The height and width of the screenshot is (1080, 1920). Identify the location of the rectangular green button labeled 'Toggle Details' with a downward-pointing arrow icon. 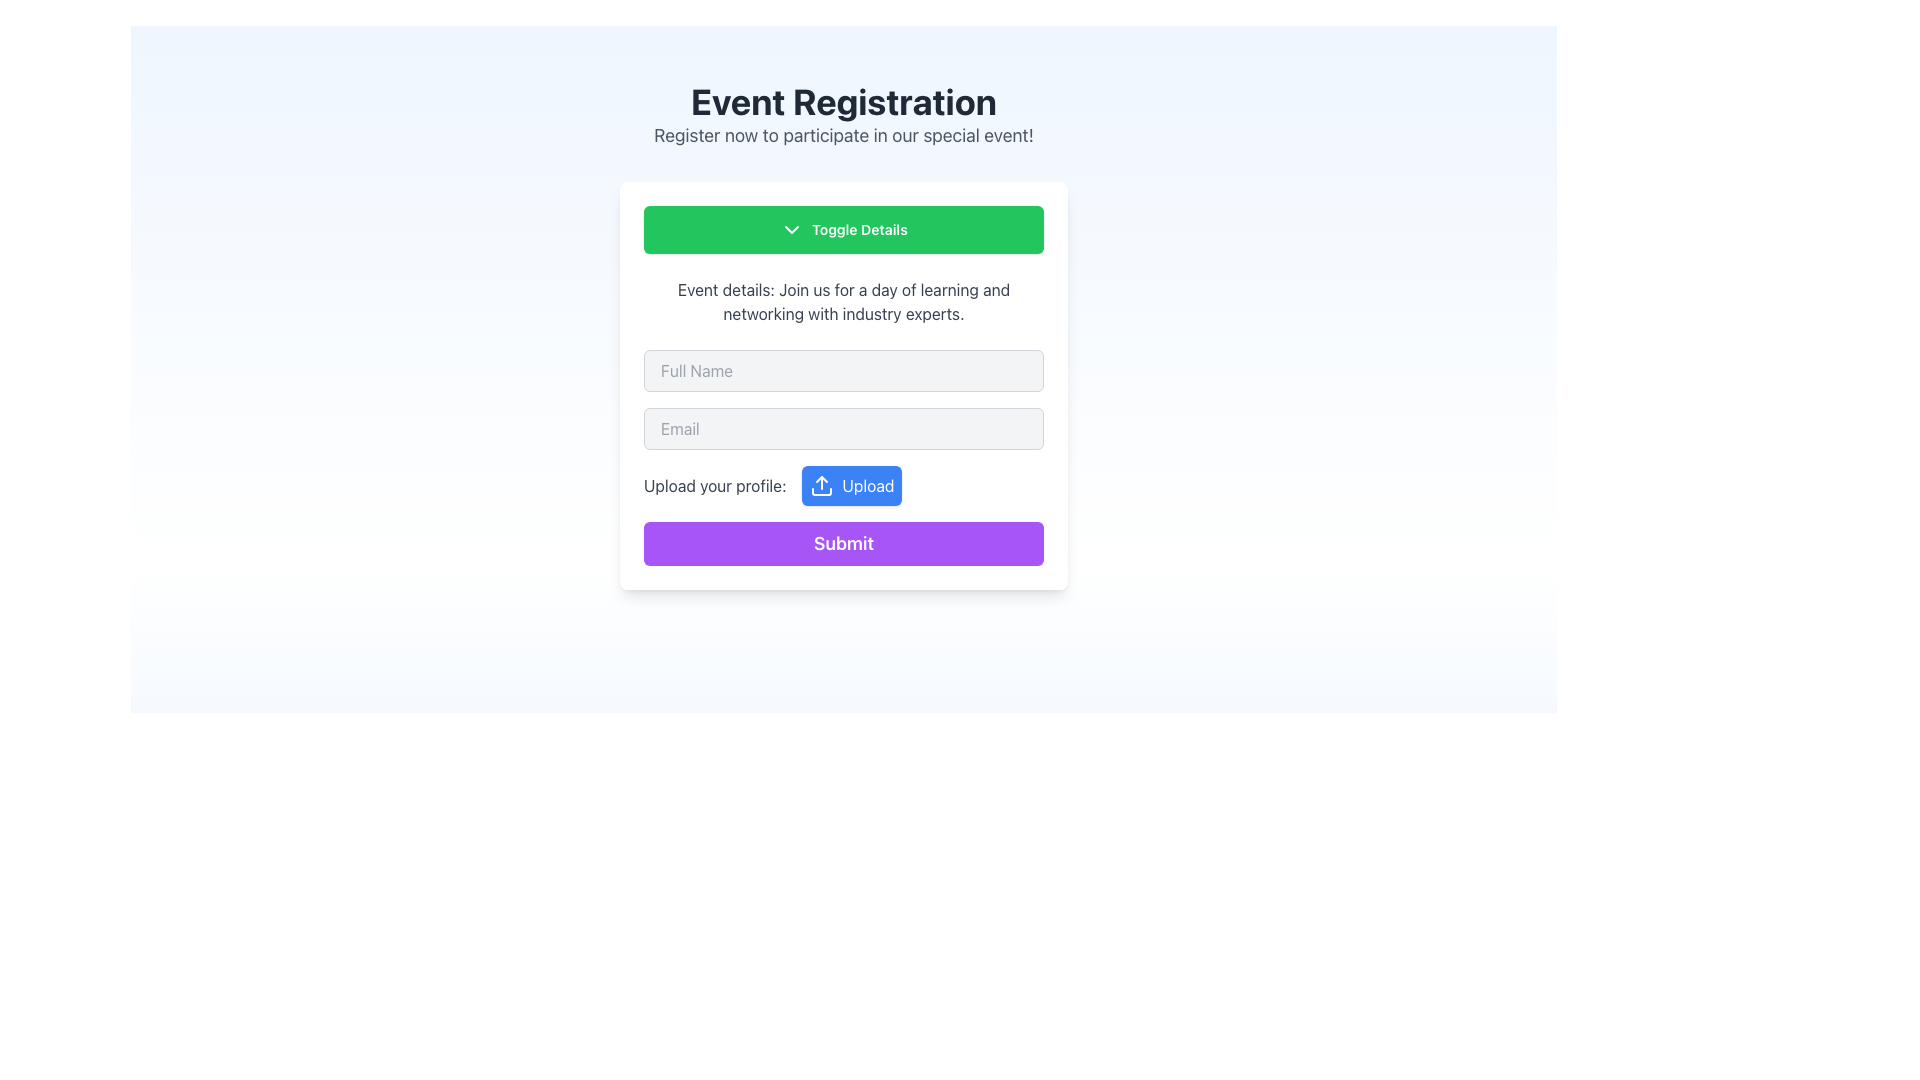
(844, 229).